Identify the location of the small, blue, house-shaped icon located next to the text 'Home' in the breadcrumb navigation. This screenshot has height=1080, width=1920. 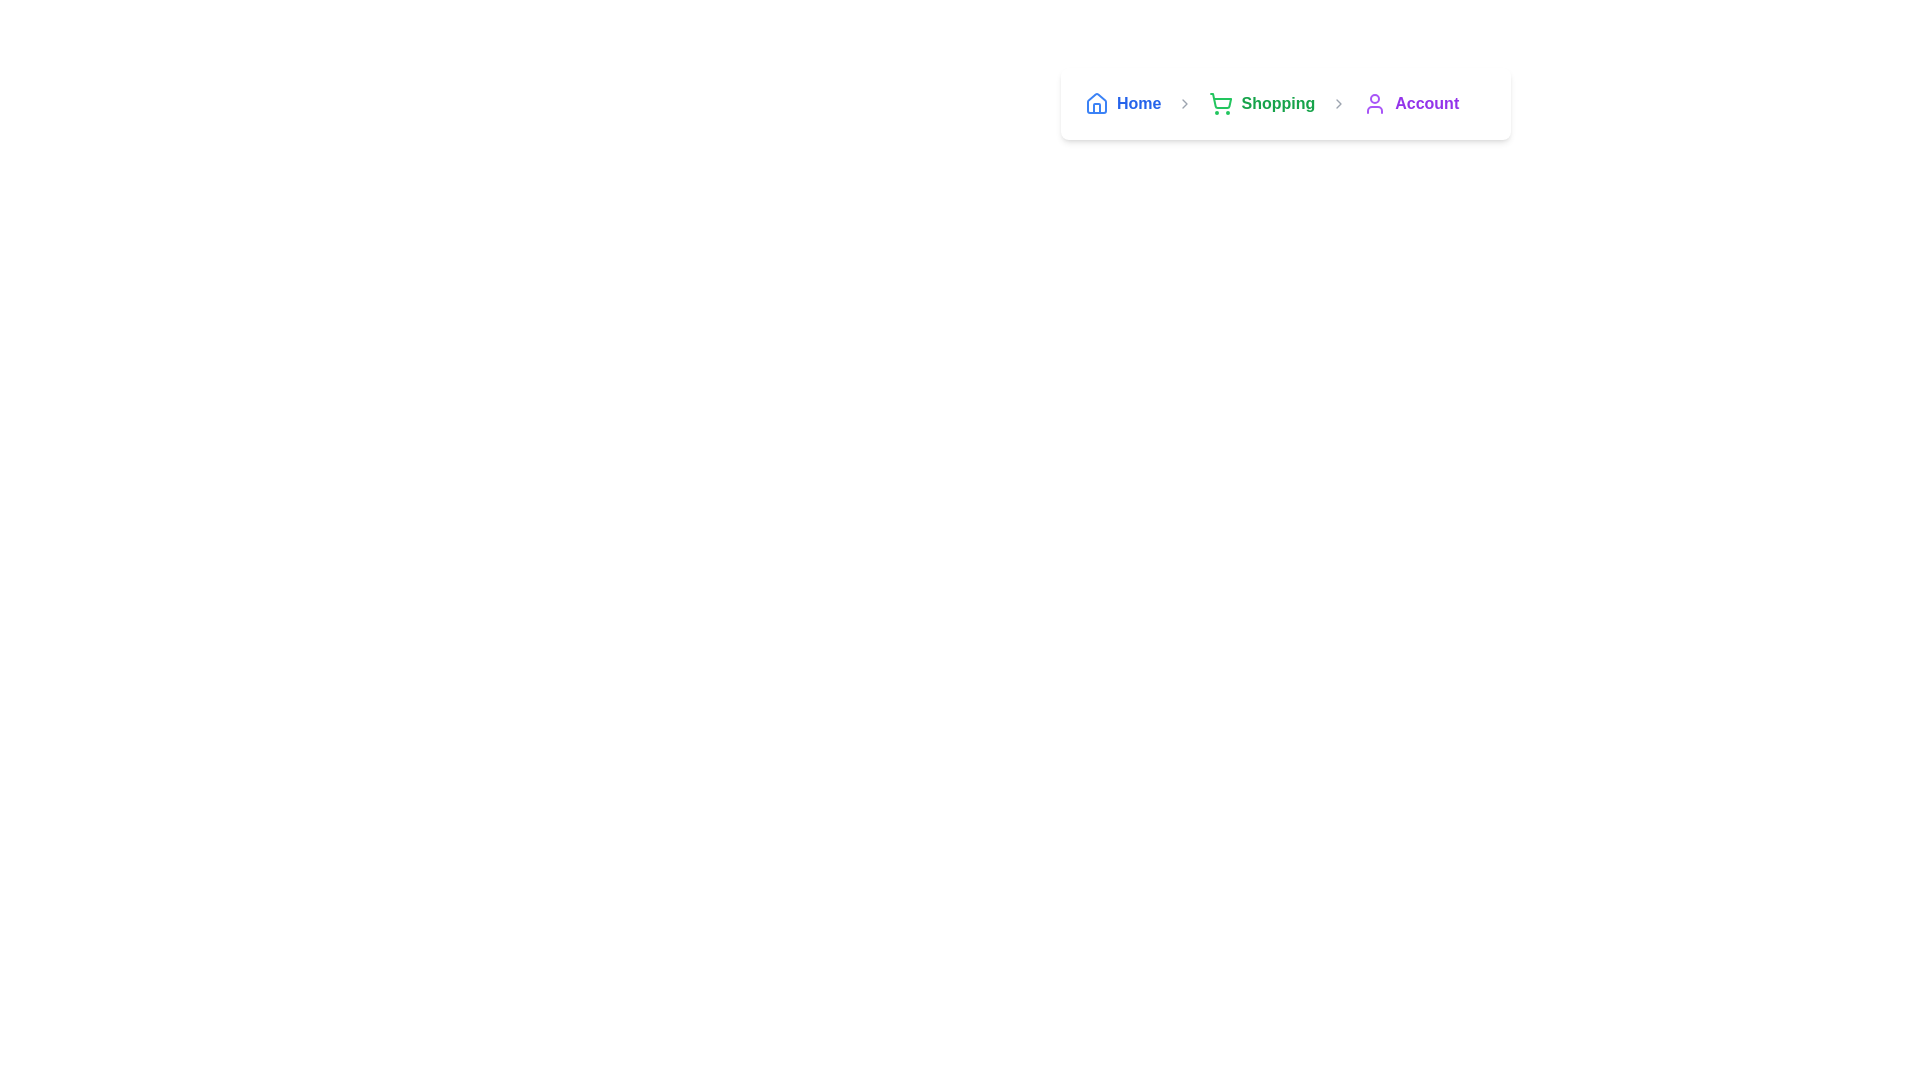
(1096, 104).